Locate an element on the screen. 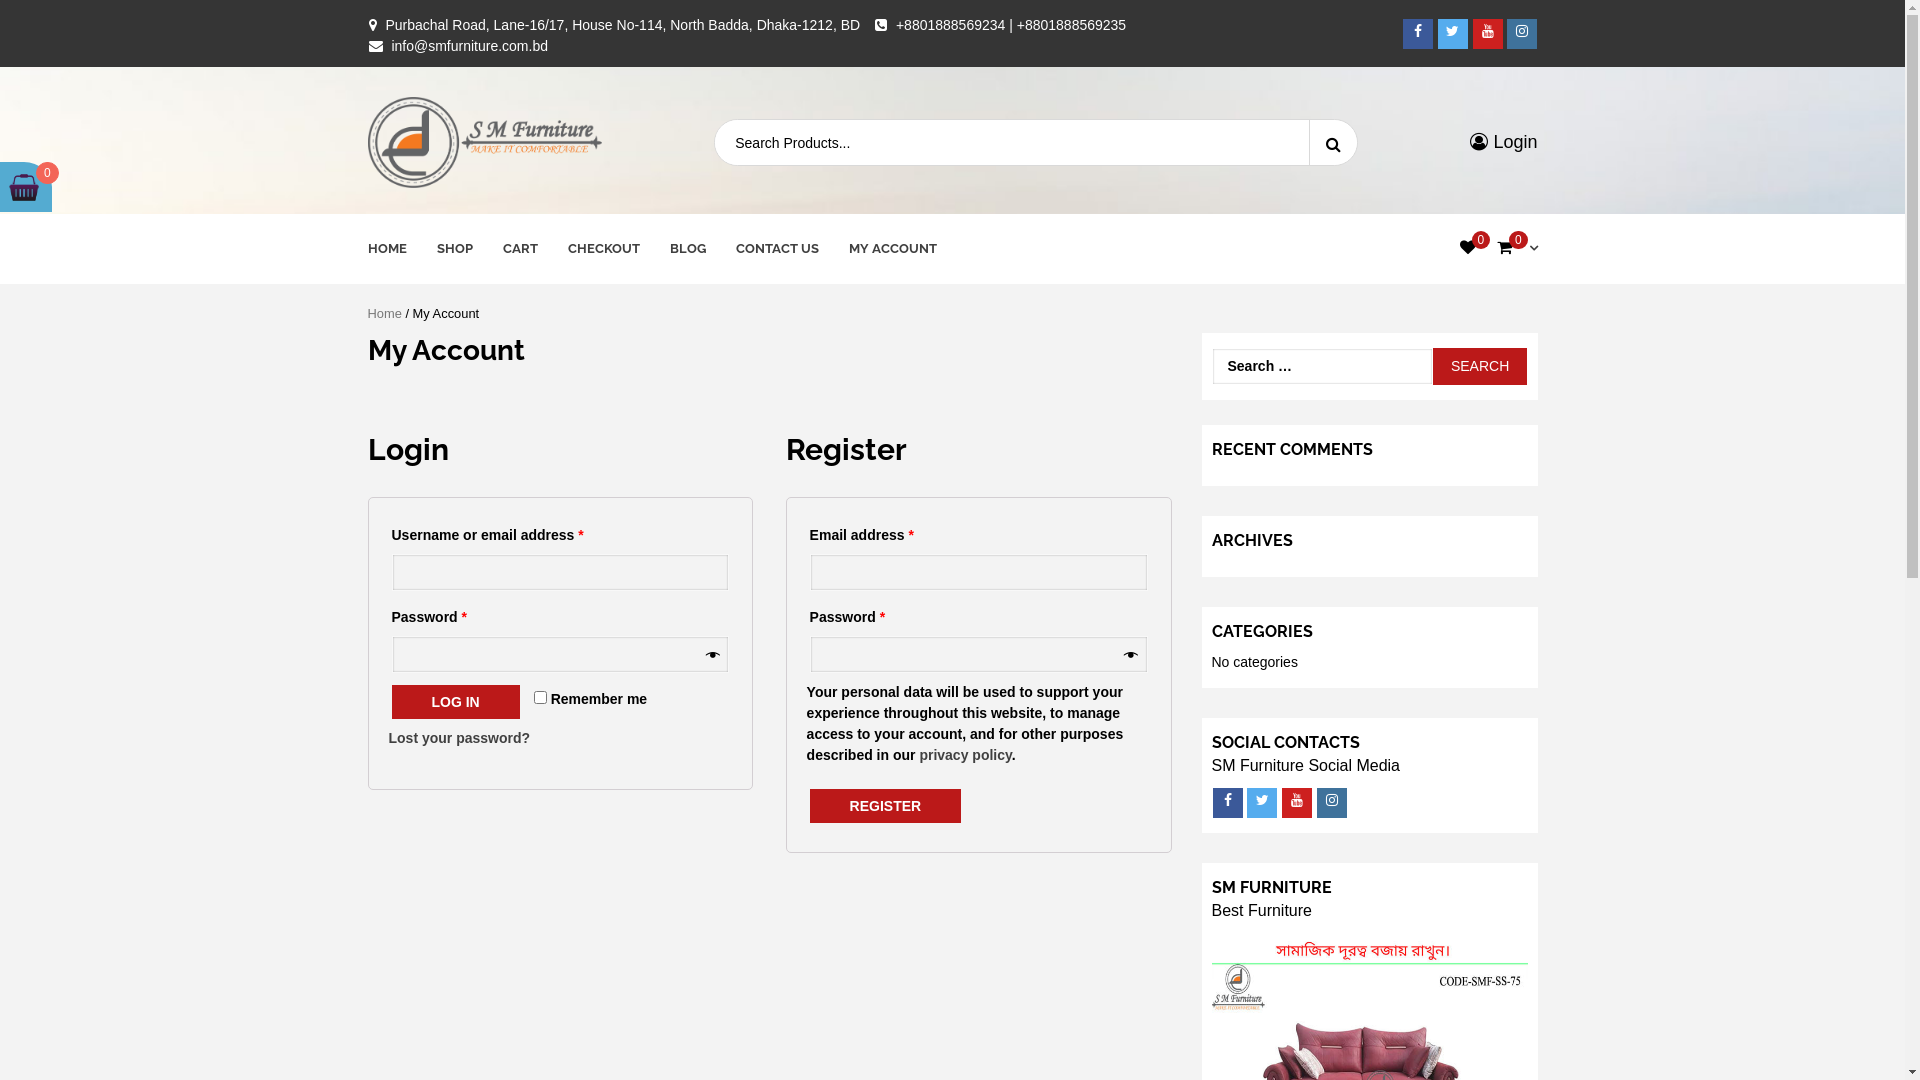  'Home' is located at coordinates (384, 313).